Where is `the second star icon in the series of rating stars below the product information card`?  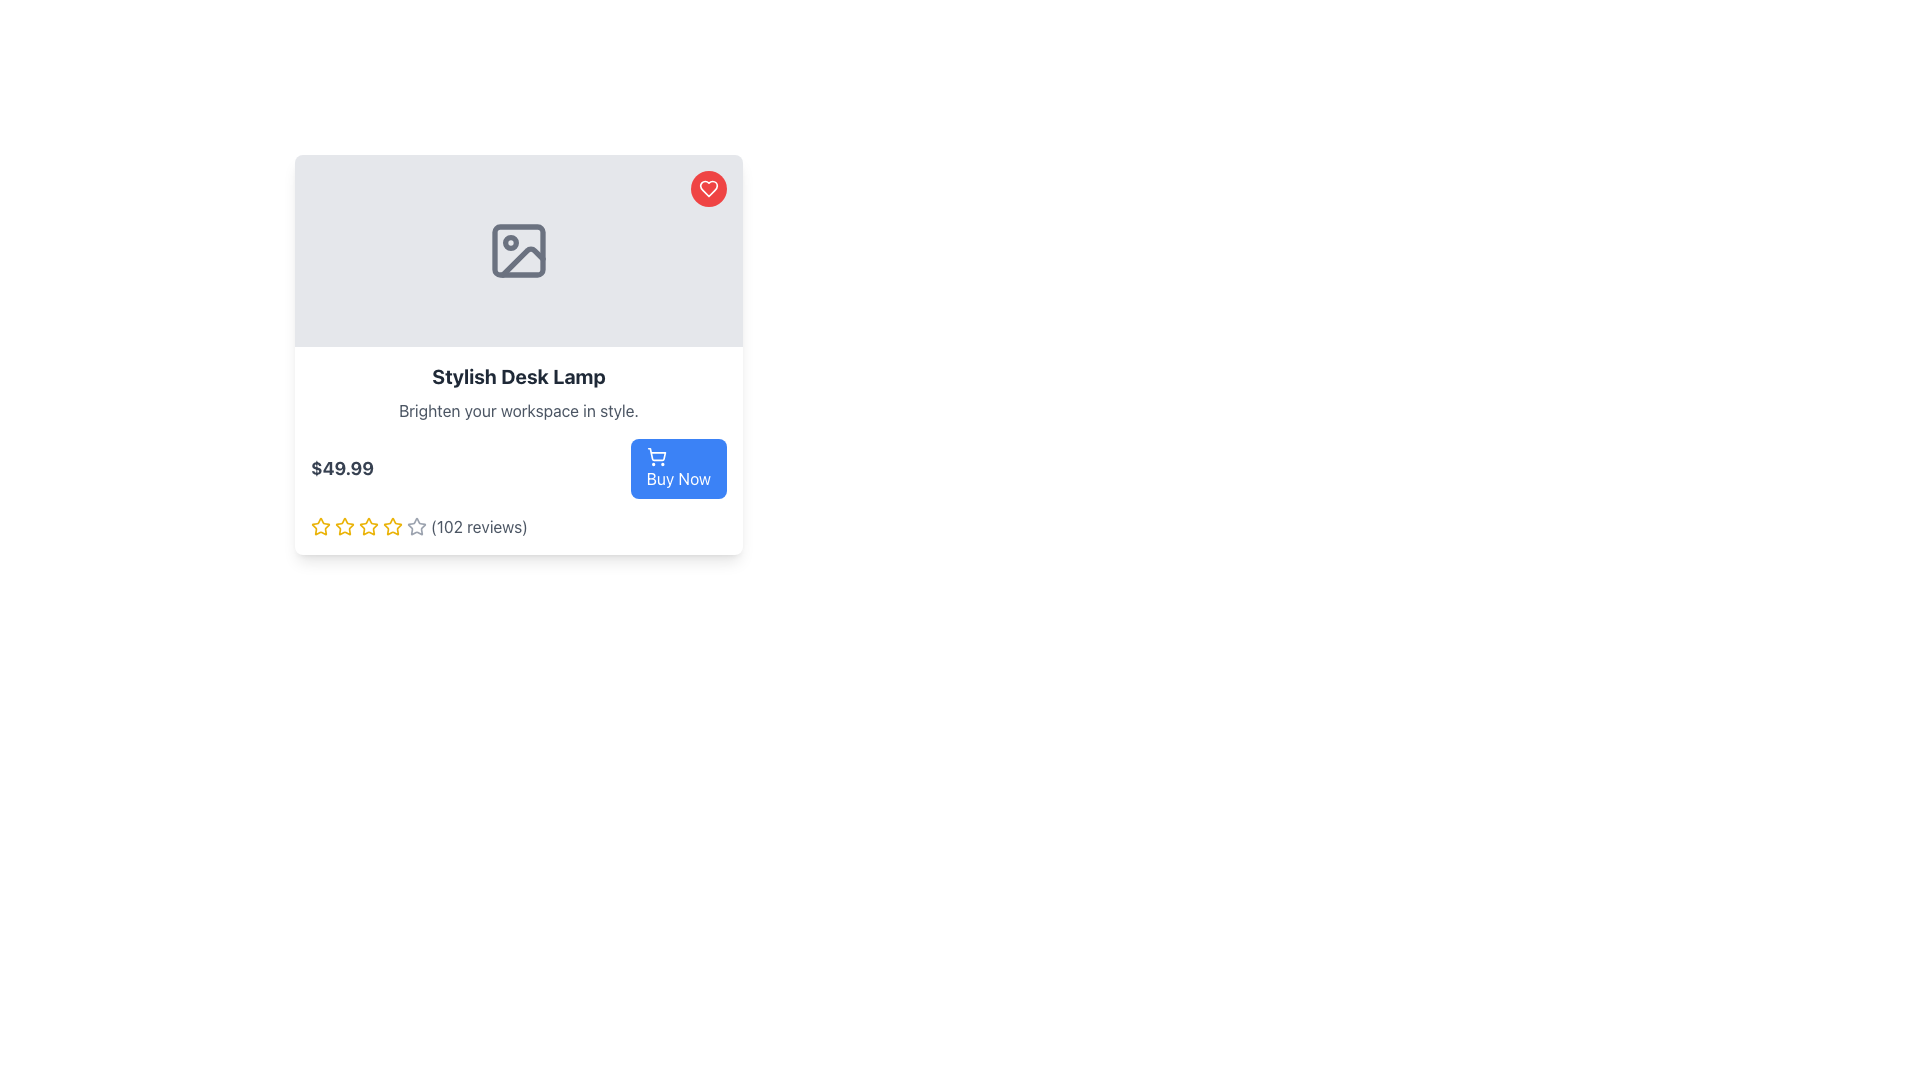 the second star icon in the series of rating stars below the product information card is located at coordinates (321, 525).